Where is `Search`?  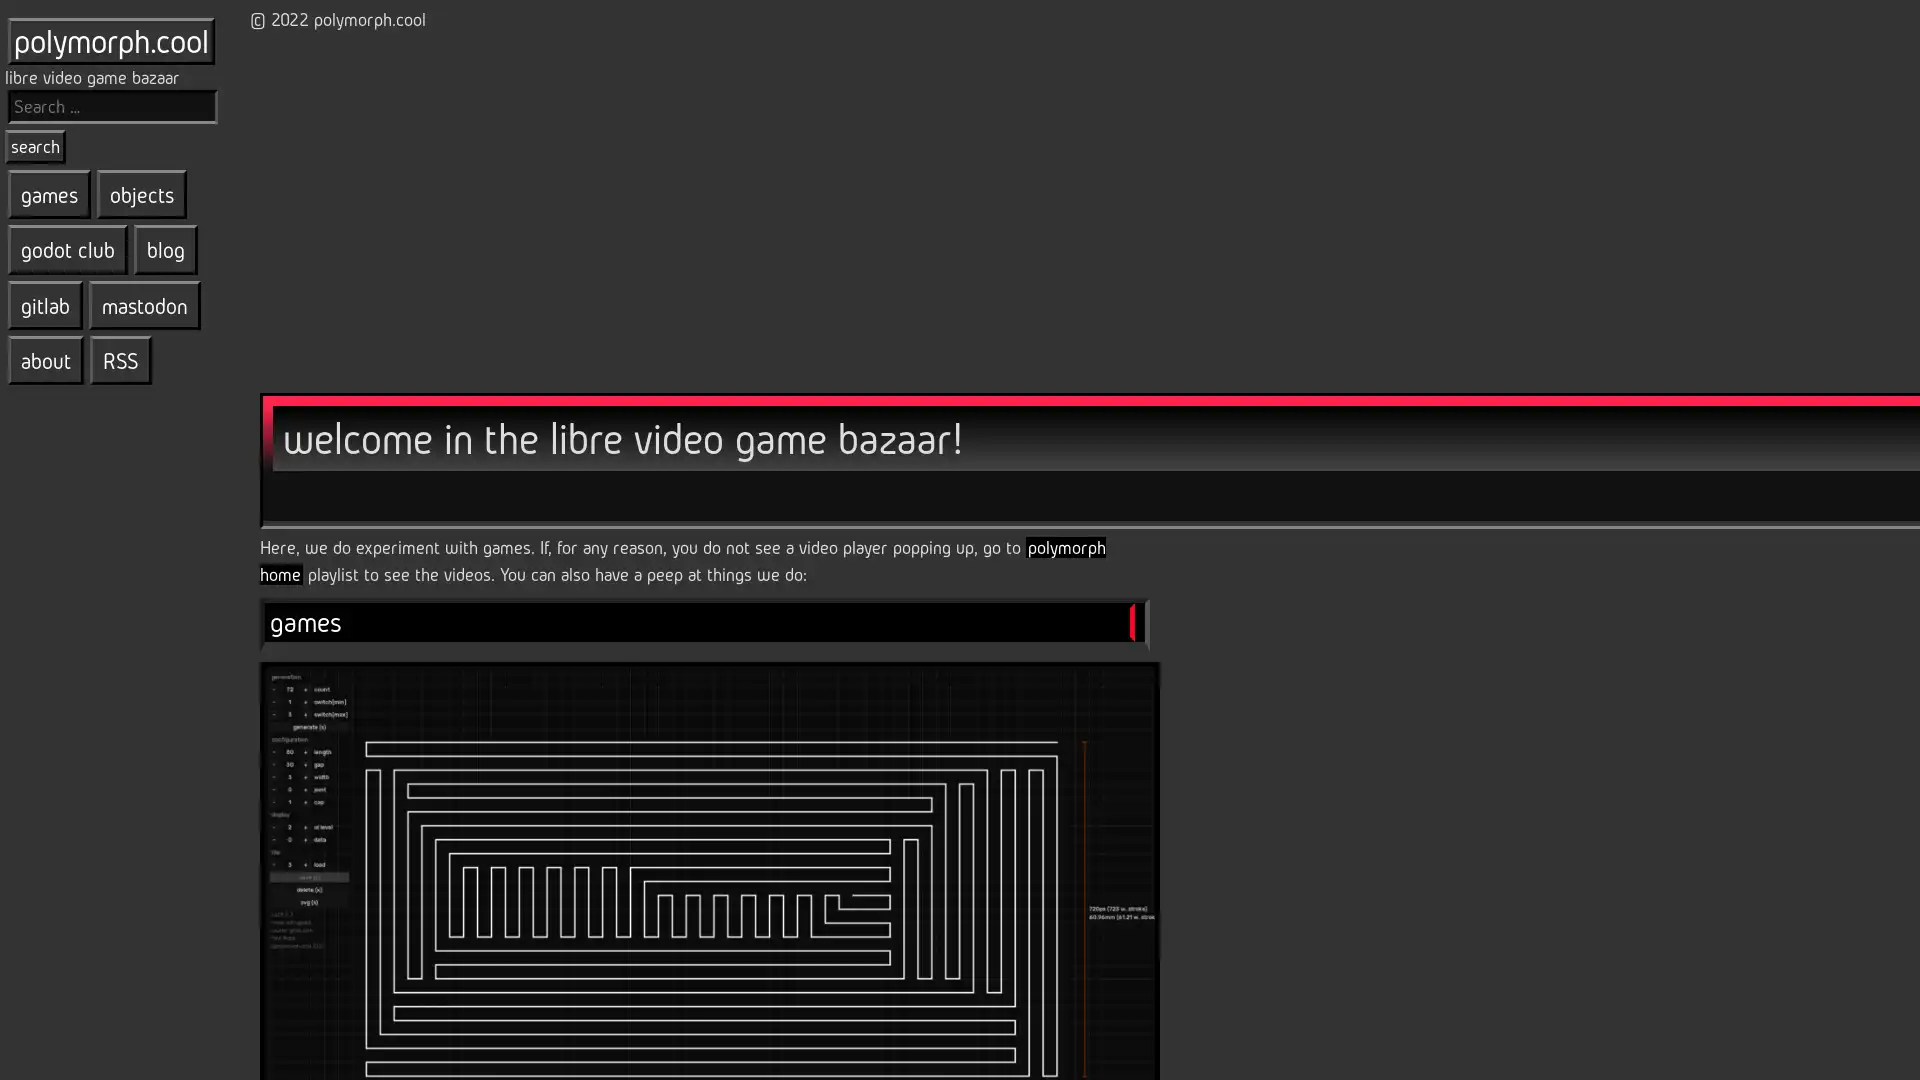
Search is located at coordinates (35, 145).